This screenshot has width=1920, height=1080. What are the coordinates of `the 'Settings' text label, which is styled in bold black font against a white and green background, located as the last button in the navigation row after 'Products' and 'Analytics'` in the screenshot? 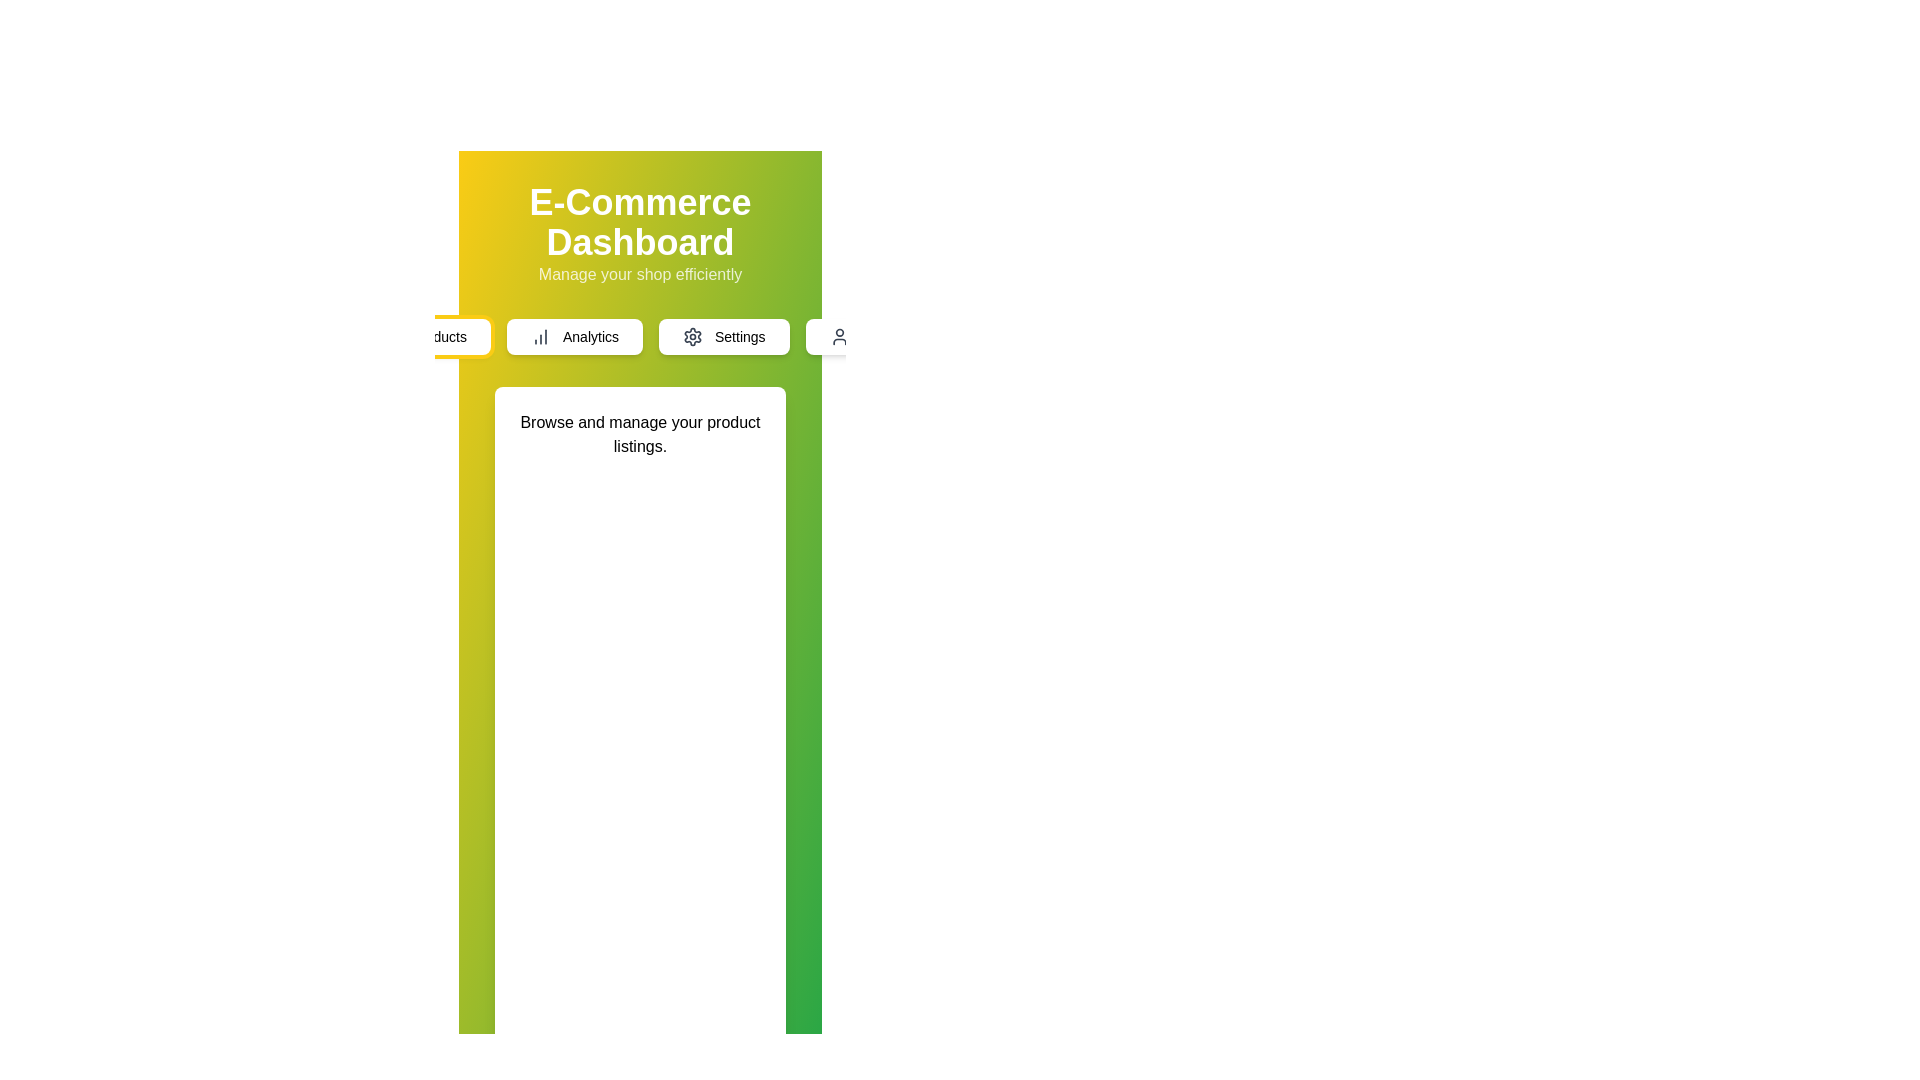 It's located at (739, 335).